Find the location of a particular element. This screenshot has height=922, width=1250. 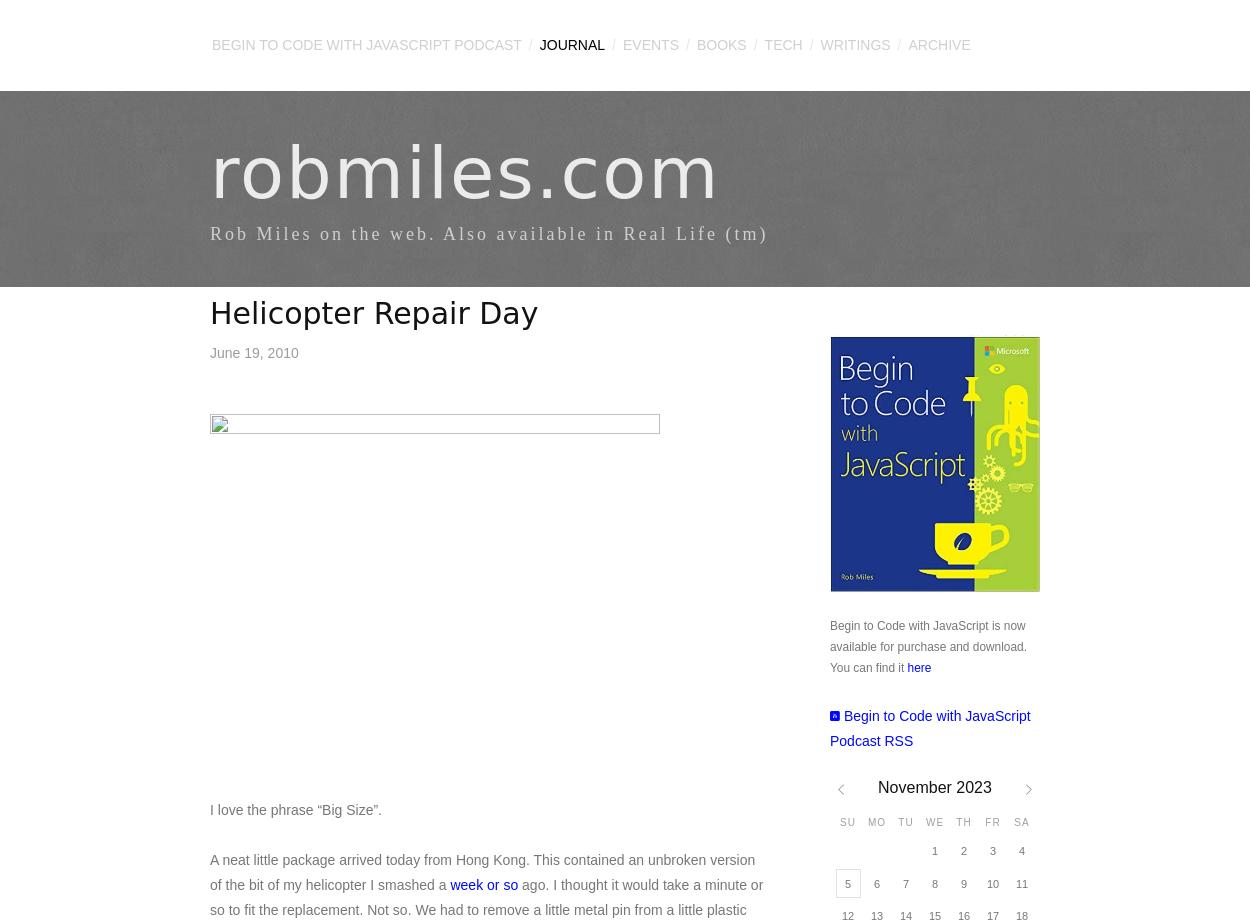

'13' is located at coordinates (876, 913).